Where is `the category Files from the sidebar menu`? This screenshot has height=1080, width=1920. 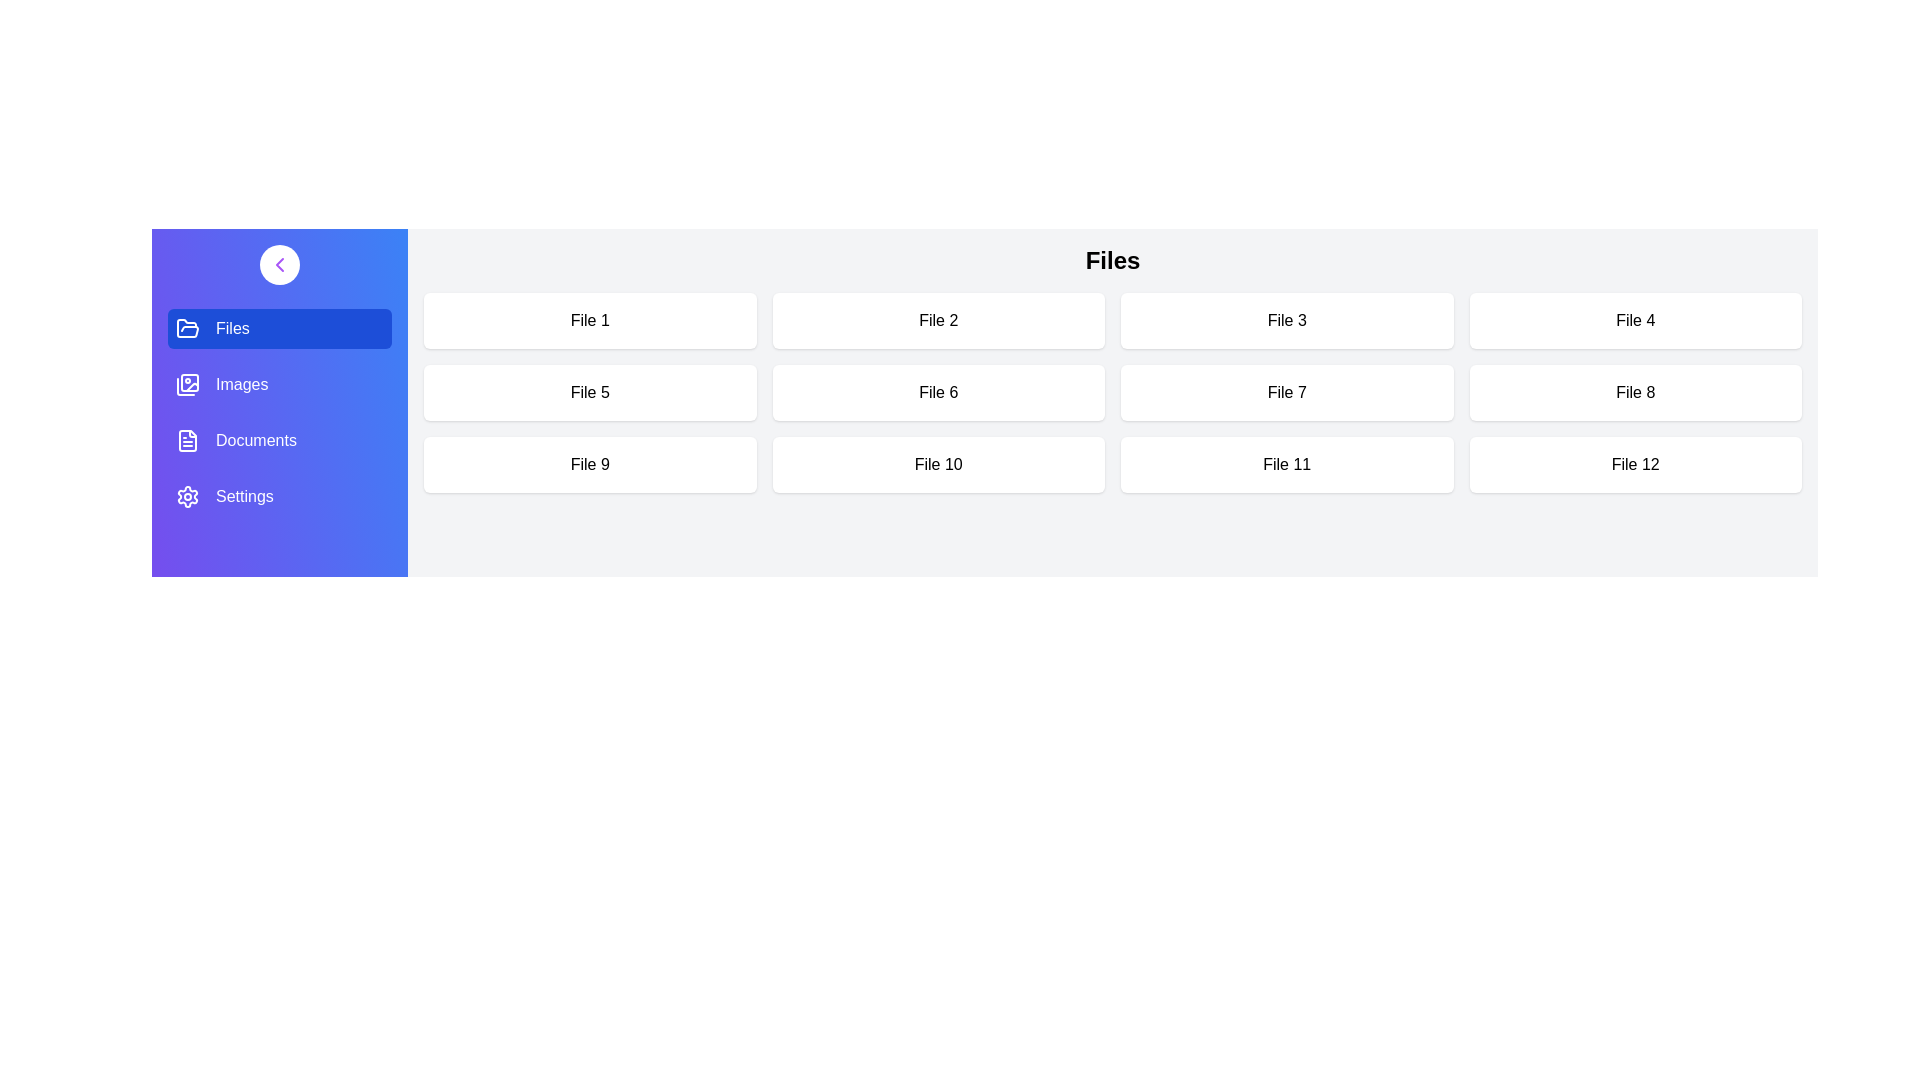 the category Files from the sidebar menu is located at coordinates (278, 327).